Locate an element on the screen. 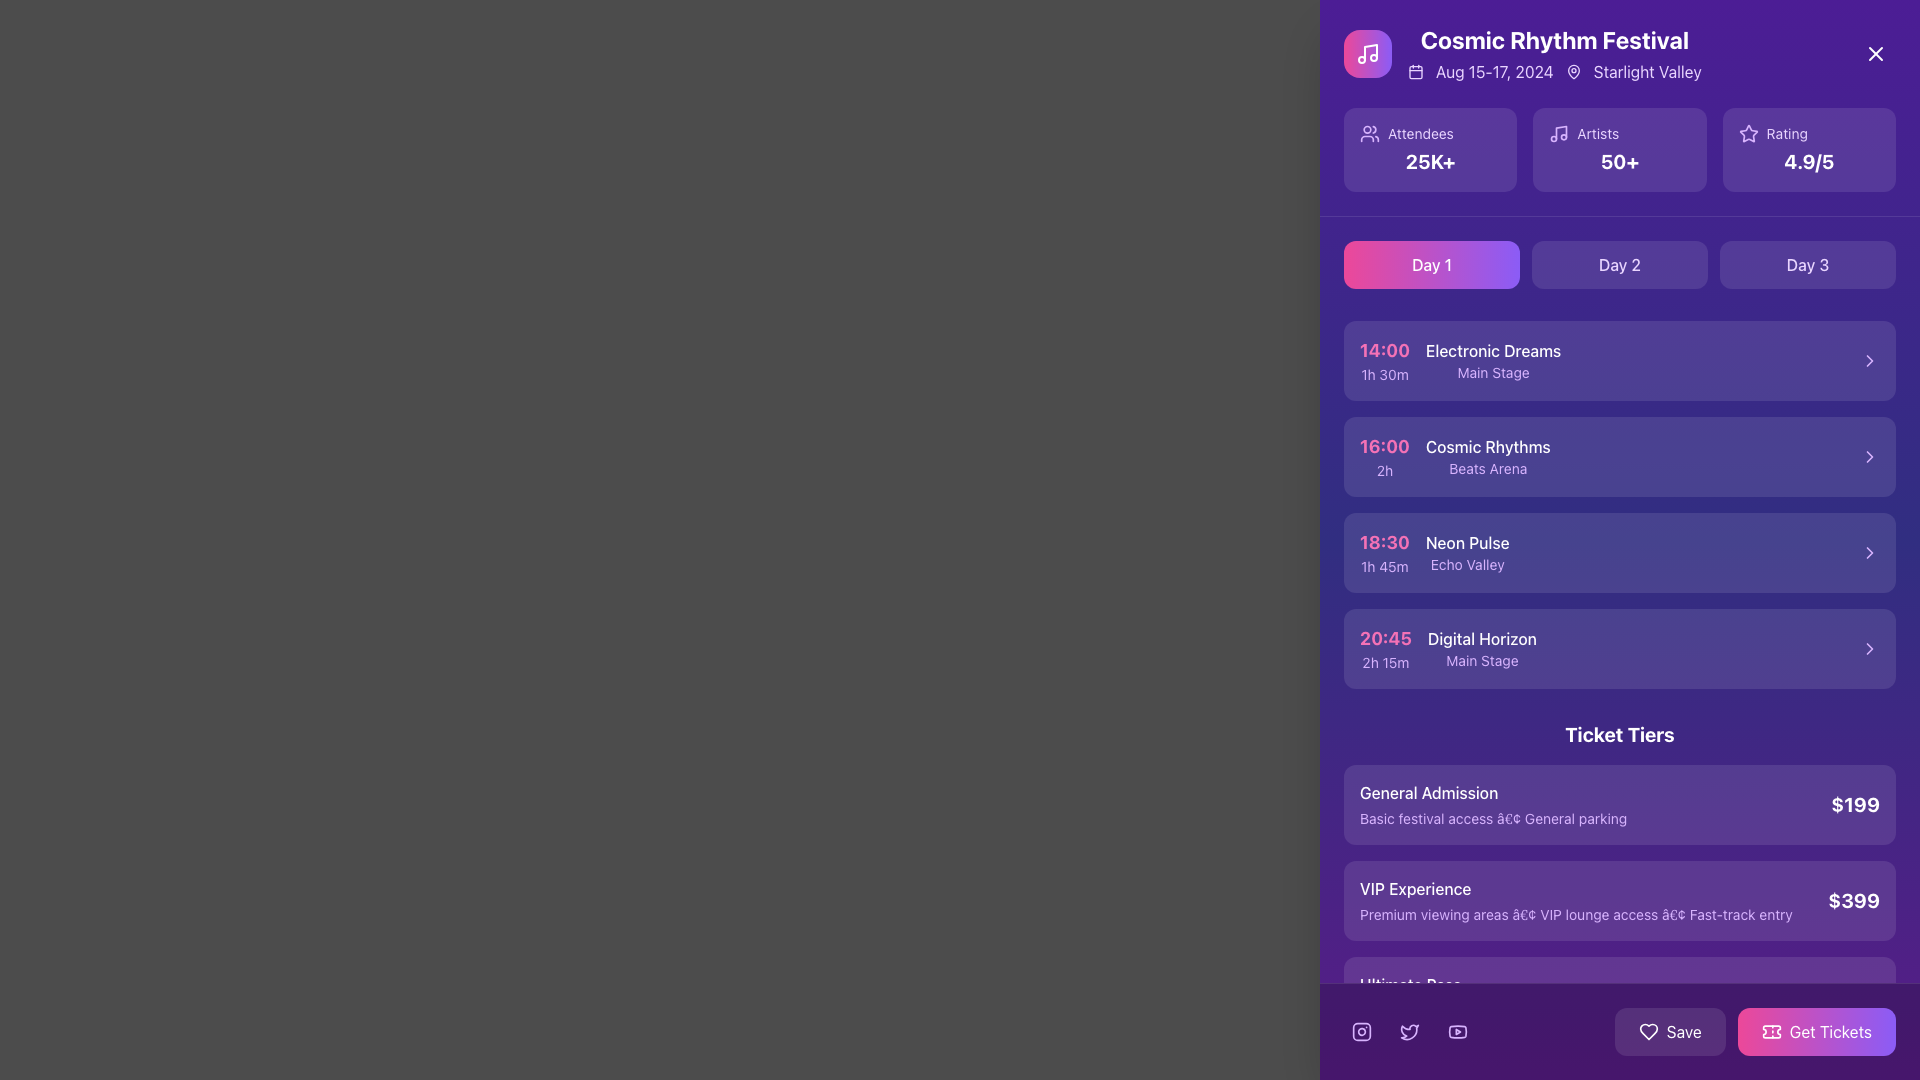 The image size is (1920, 1080). the text element displaying 'Starlight Valley' in bold white font on a purple background, which is part of the header section of the event information area is located at coordinates (1647, 71).